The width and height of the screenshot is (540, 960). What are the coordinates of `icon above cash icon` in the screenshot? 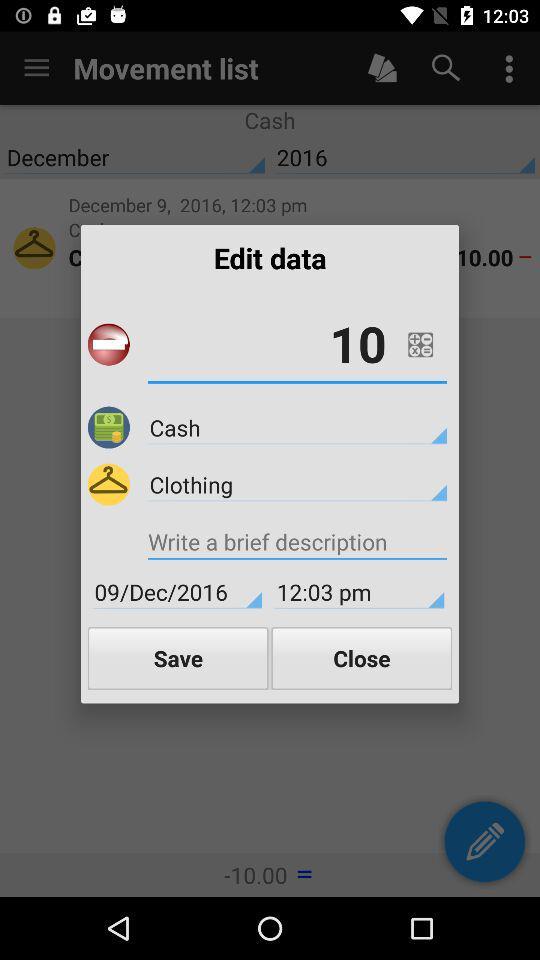 It's located at (296, 344).